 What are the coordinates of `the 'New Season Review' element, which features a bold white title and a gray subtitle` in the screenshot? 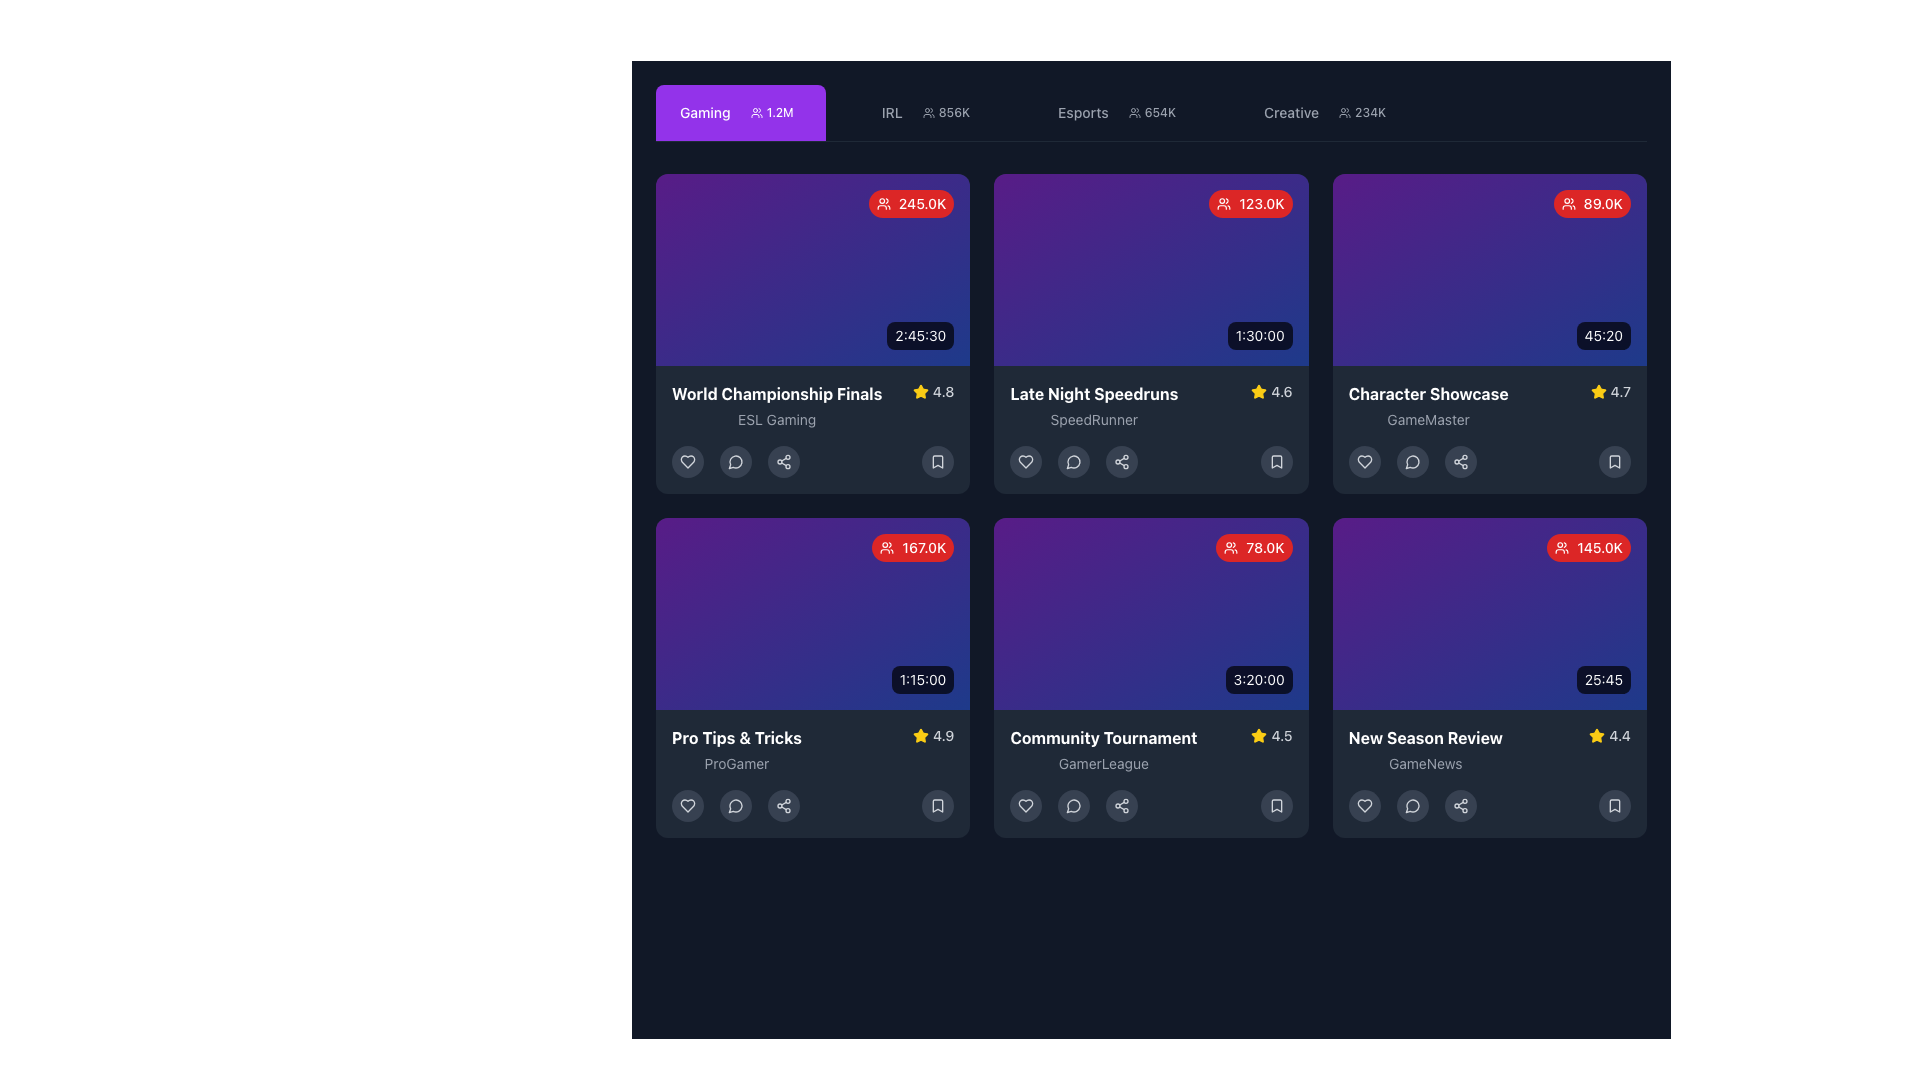 It's located at (1489, 749).